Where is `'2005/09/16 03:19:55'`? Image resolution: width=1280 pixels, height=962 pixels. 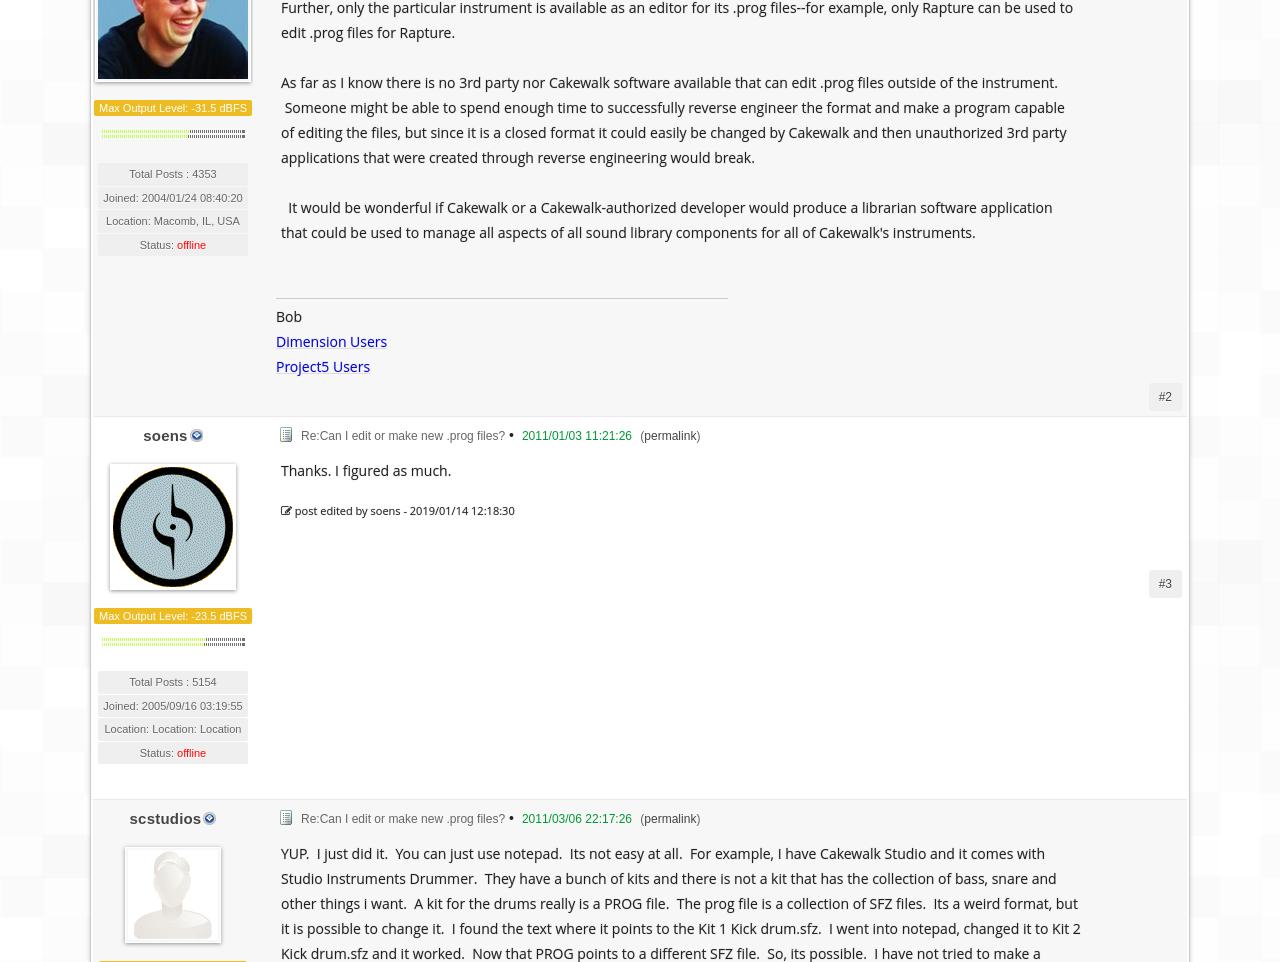 '2005/09/16 03:19:55' is located at coordinates (191, 703).